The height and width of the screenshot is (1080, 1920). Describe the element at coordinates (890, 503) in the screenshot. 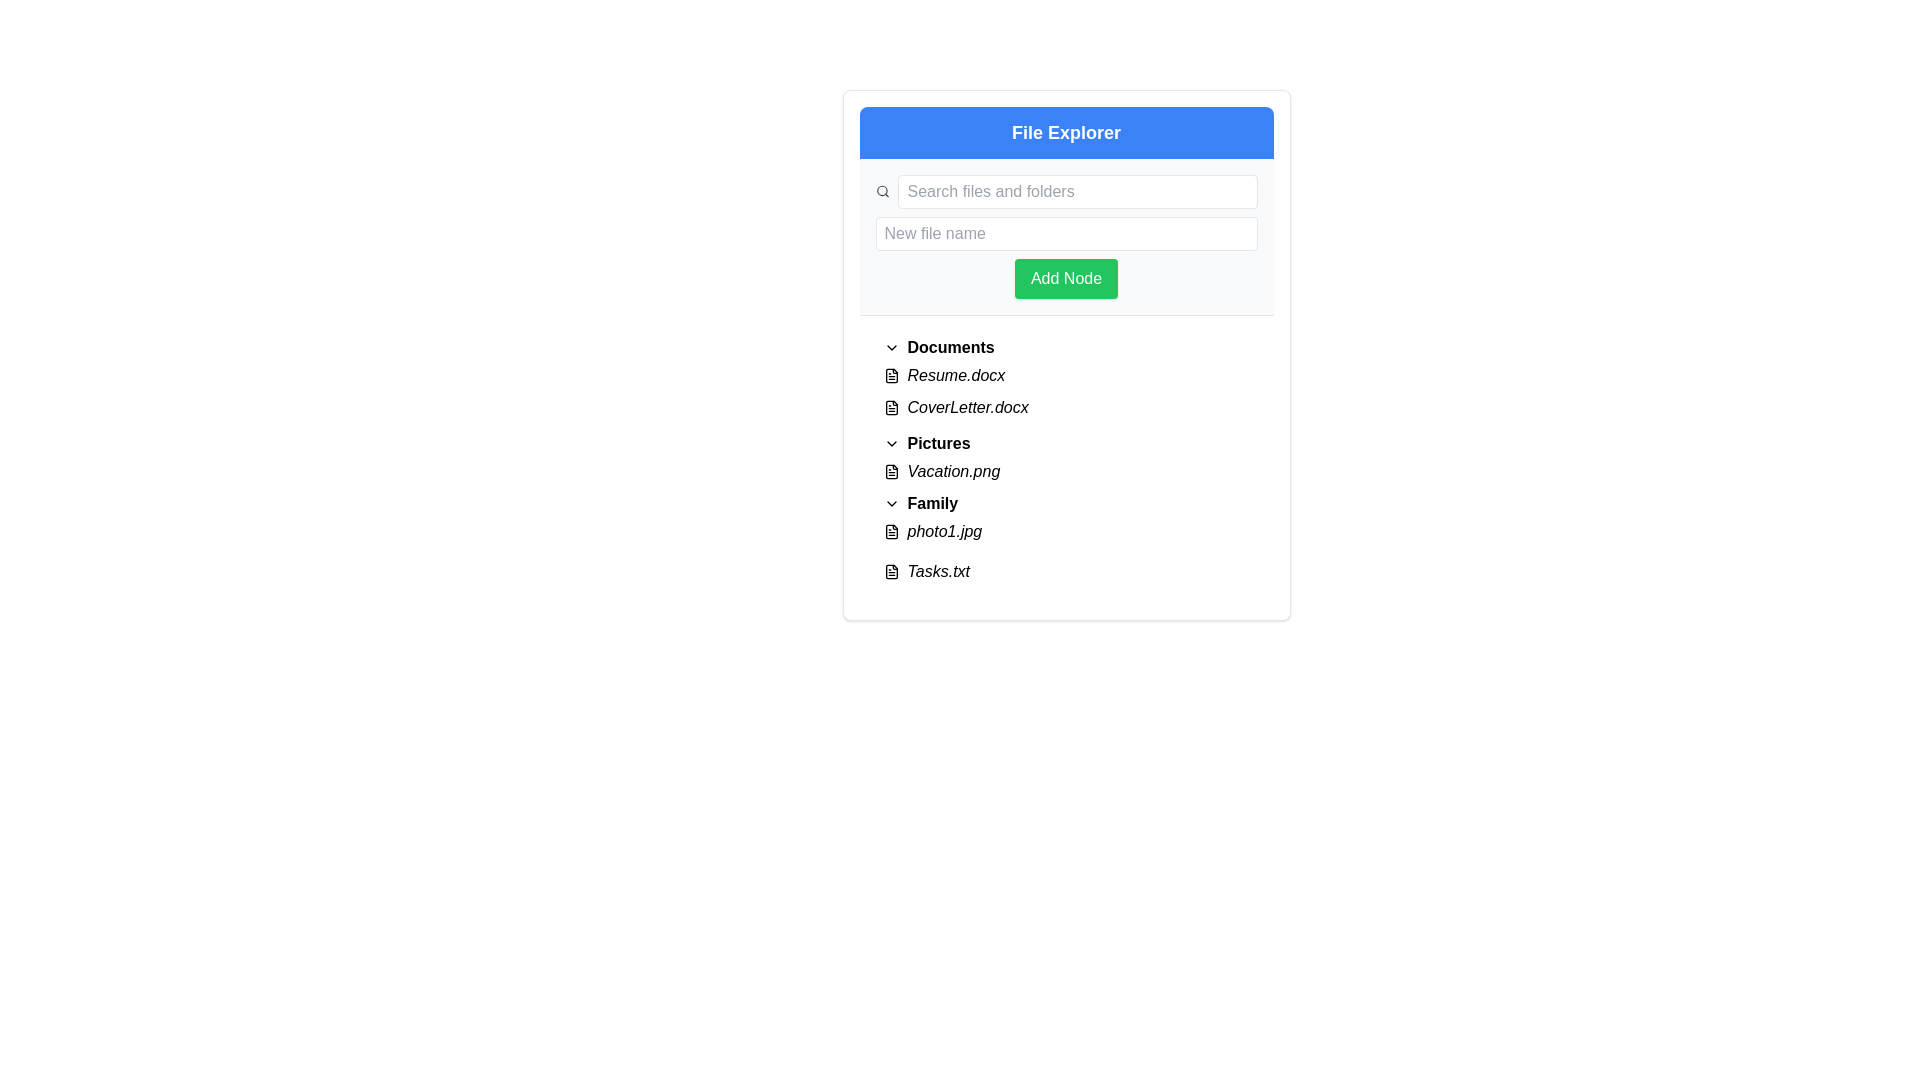

I see `the downward-pointing chevron icon next to the 'Family' text label` at that location.